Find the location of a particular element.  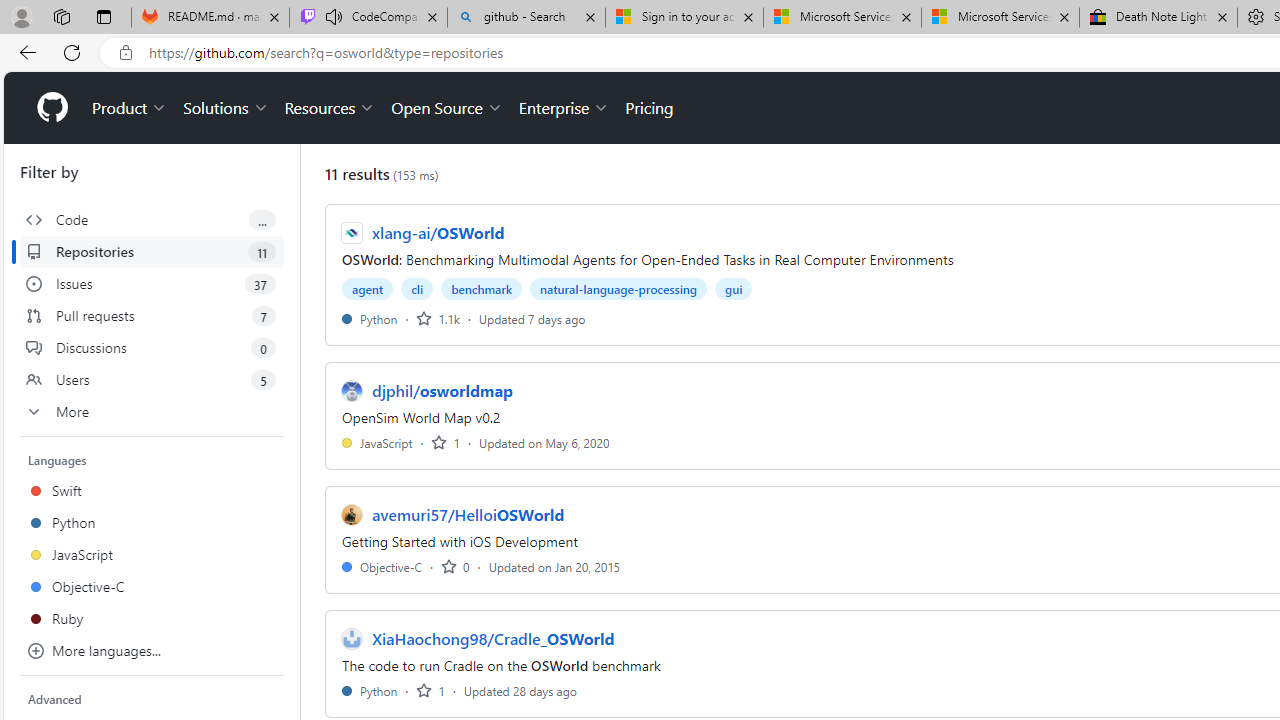

'Homepage' is located at coordinates (51, 108).